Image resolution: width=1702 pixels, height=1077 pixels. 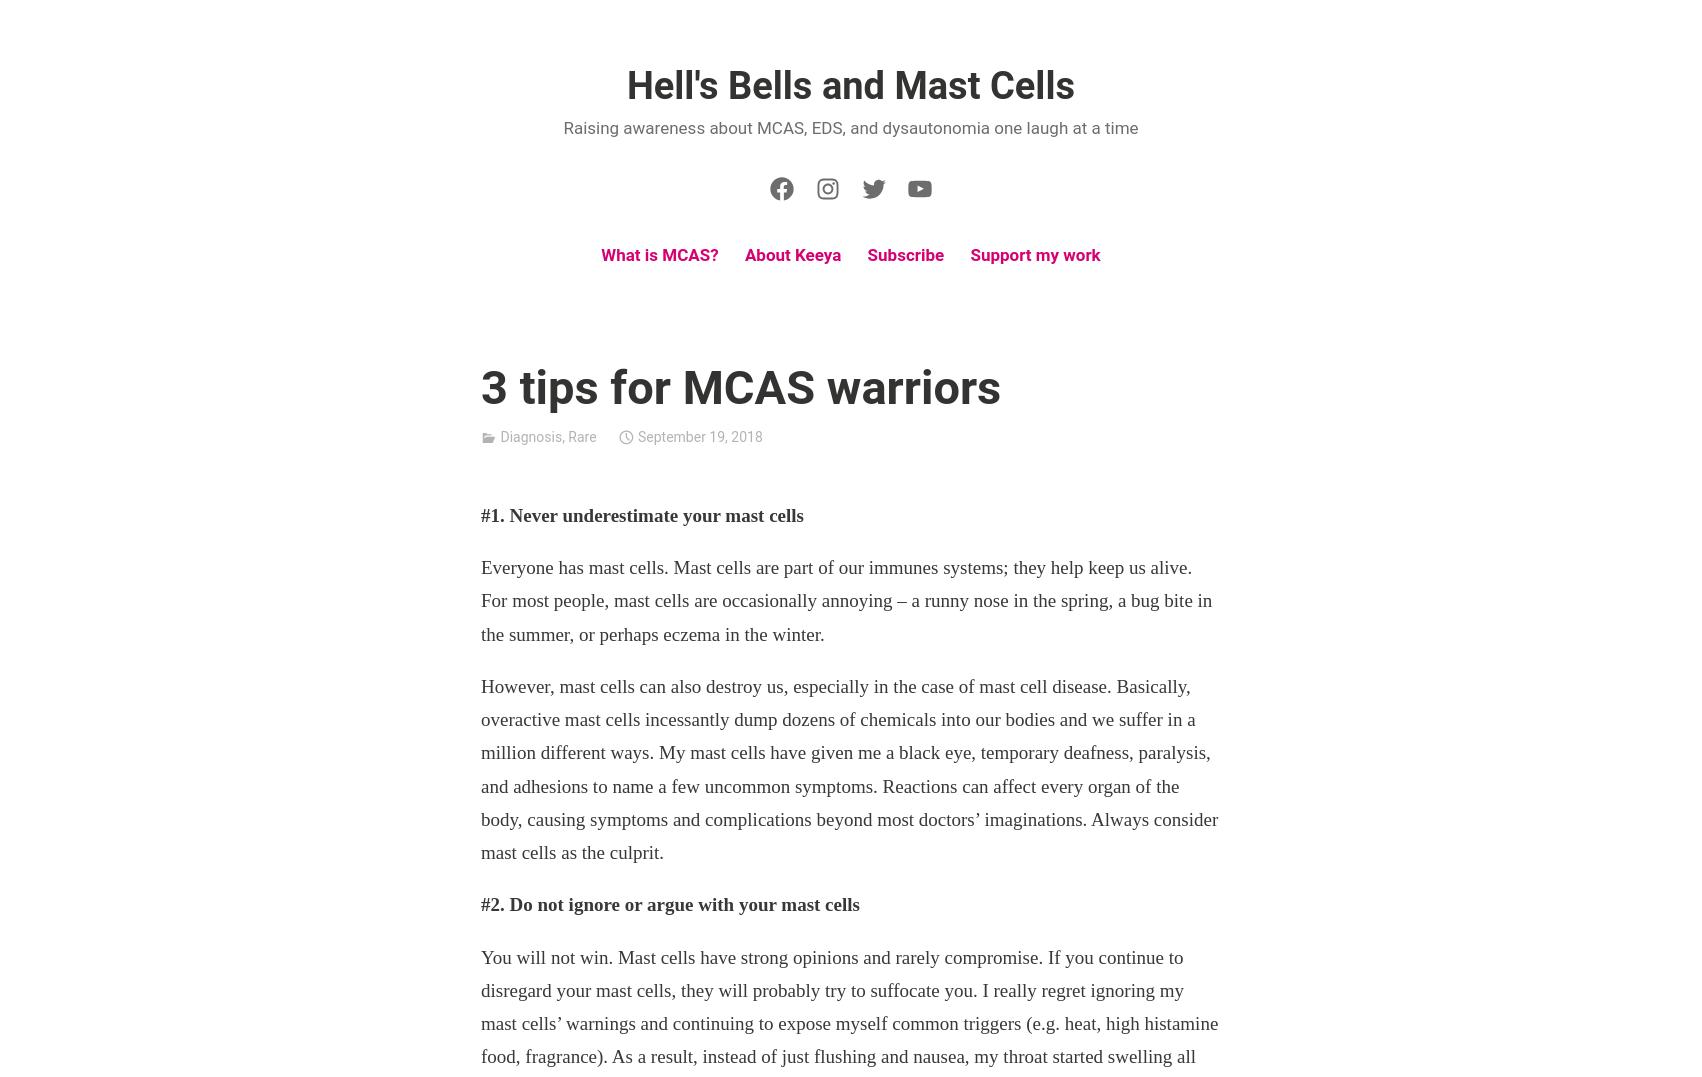 What do you see at coordinates (849, 83) in the screenshot?
I see `'Hell's Bells and Mast Cells'` at bounding box center [849, 83].